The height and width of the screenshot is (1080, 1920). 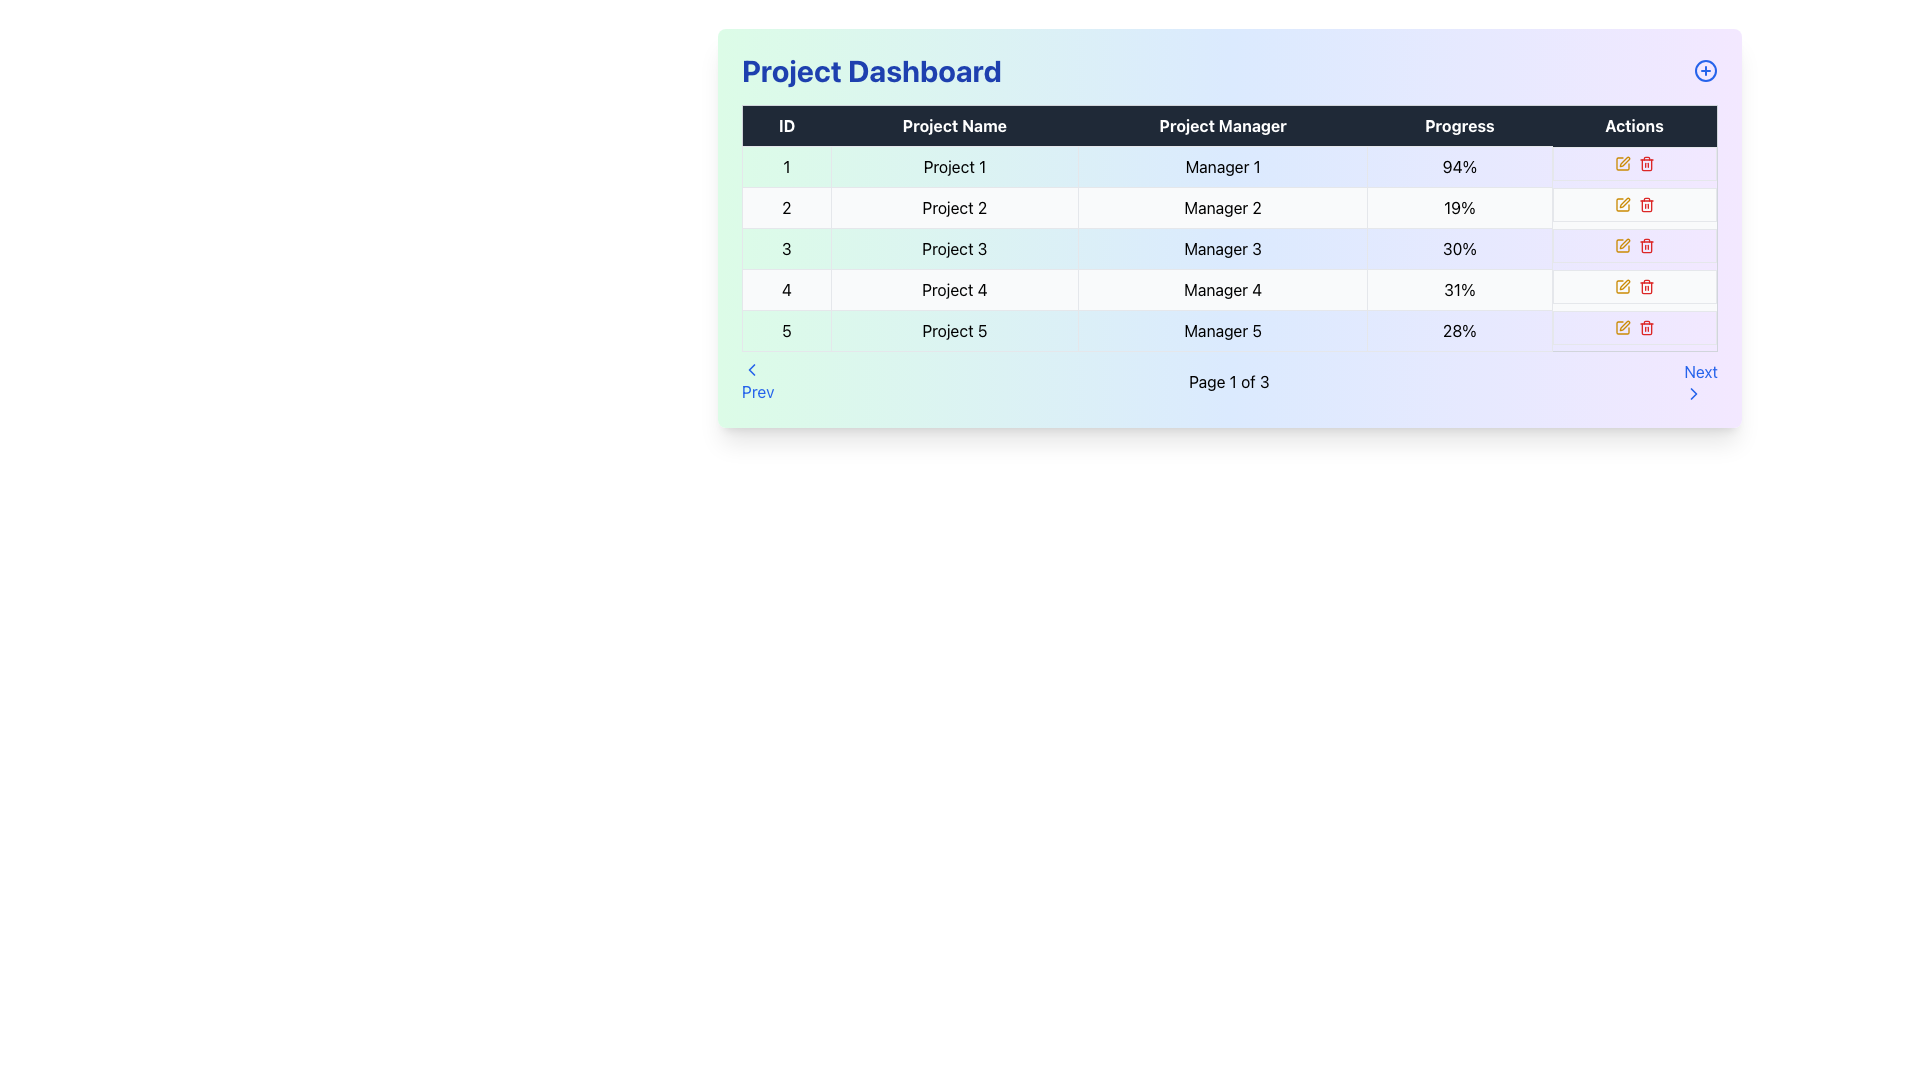 What do you see at coordinates (1646, 286) in the screenshot?
I see `the trash can icon in the last column of the fourth row under the 'Actions' header` at bounding box center [1646, 286].